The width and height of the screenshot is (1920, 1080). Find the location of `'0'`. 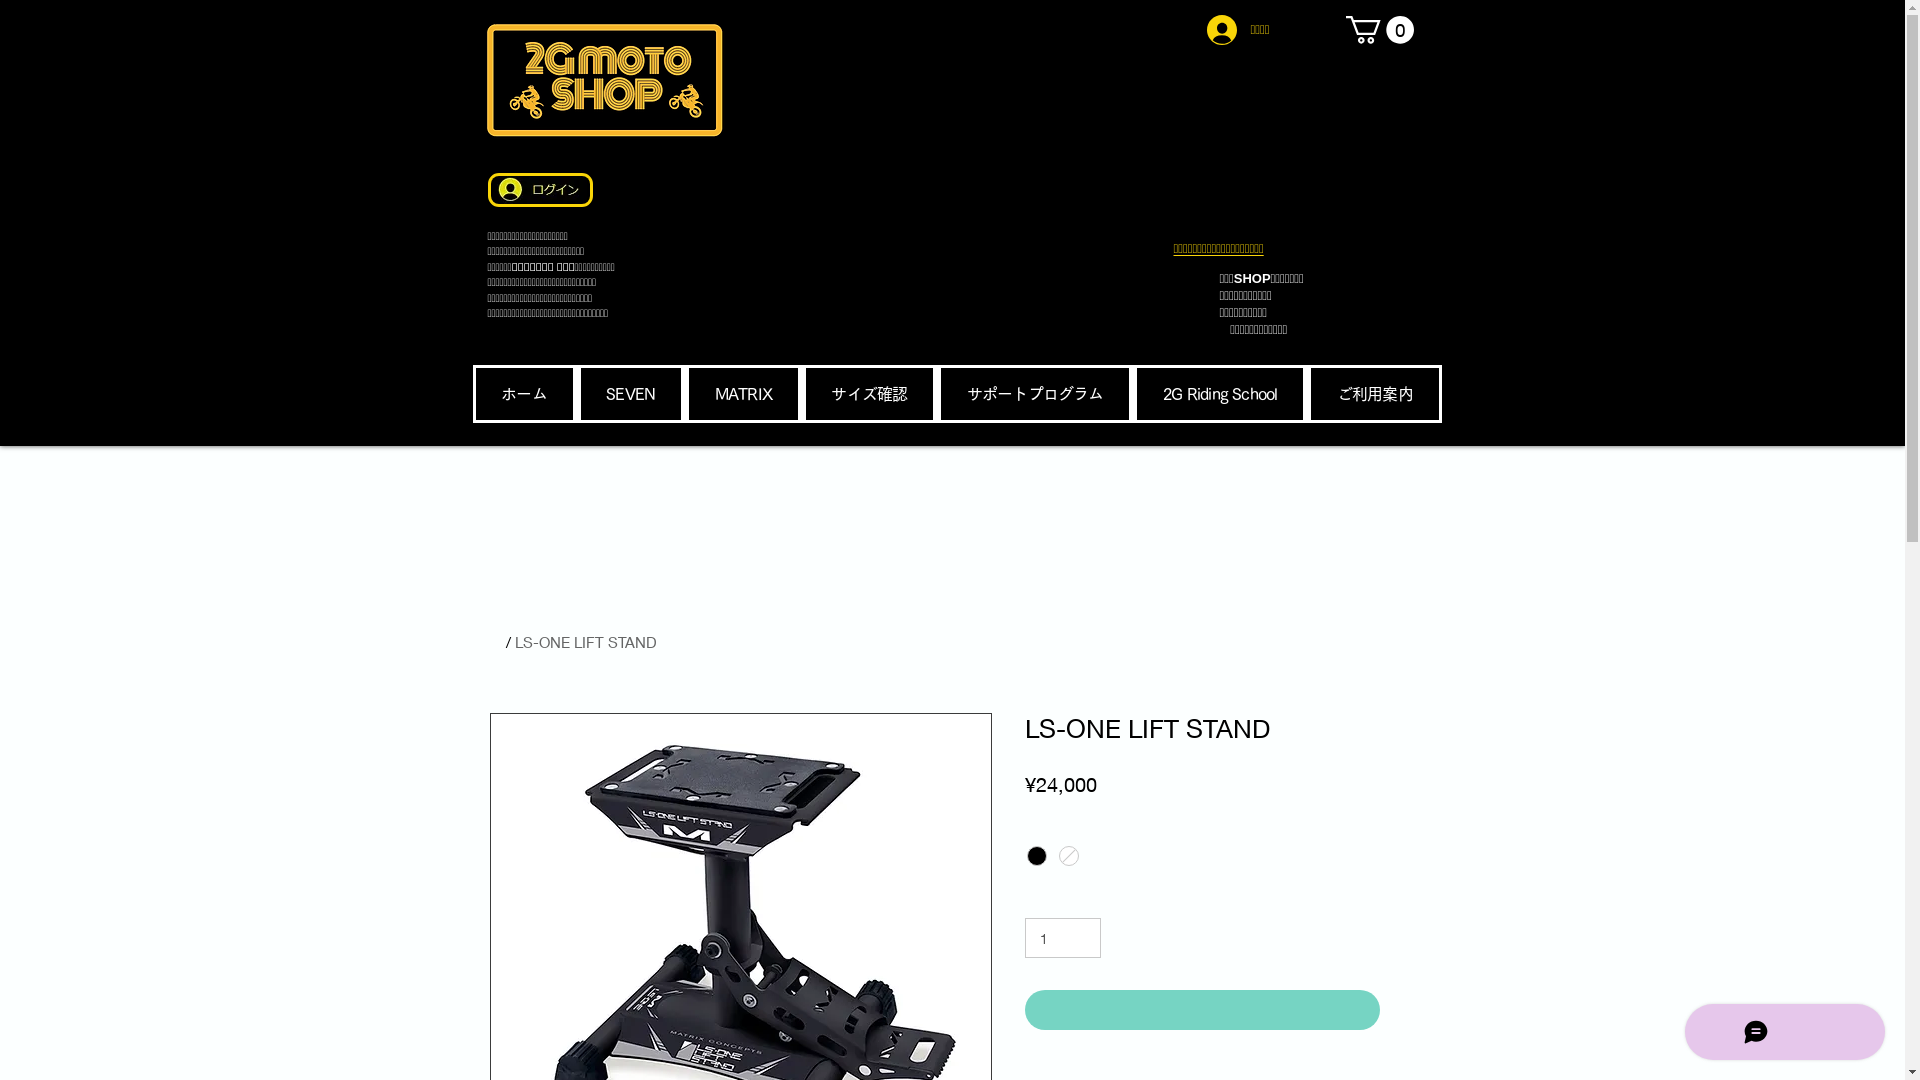

'0' is located at coordinates (1379, 30).